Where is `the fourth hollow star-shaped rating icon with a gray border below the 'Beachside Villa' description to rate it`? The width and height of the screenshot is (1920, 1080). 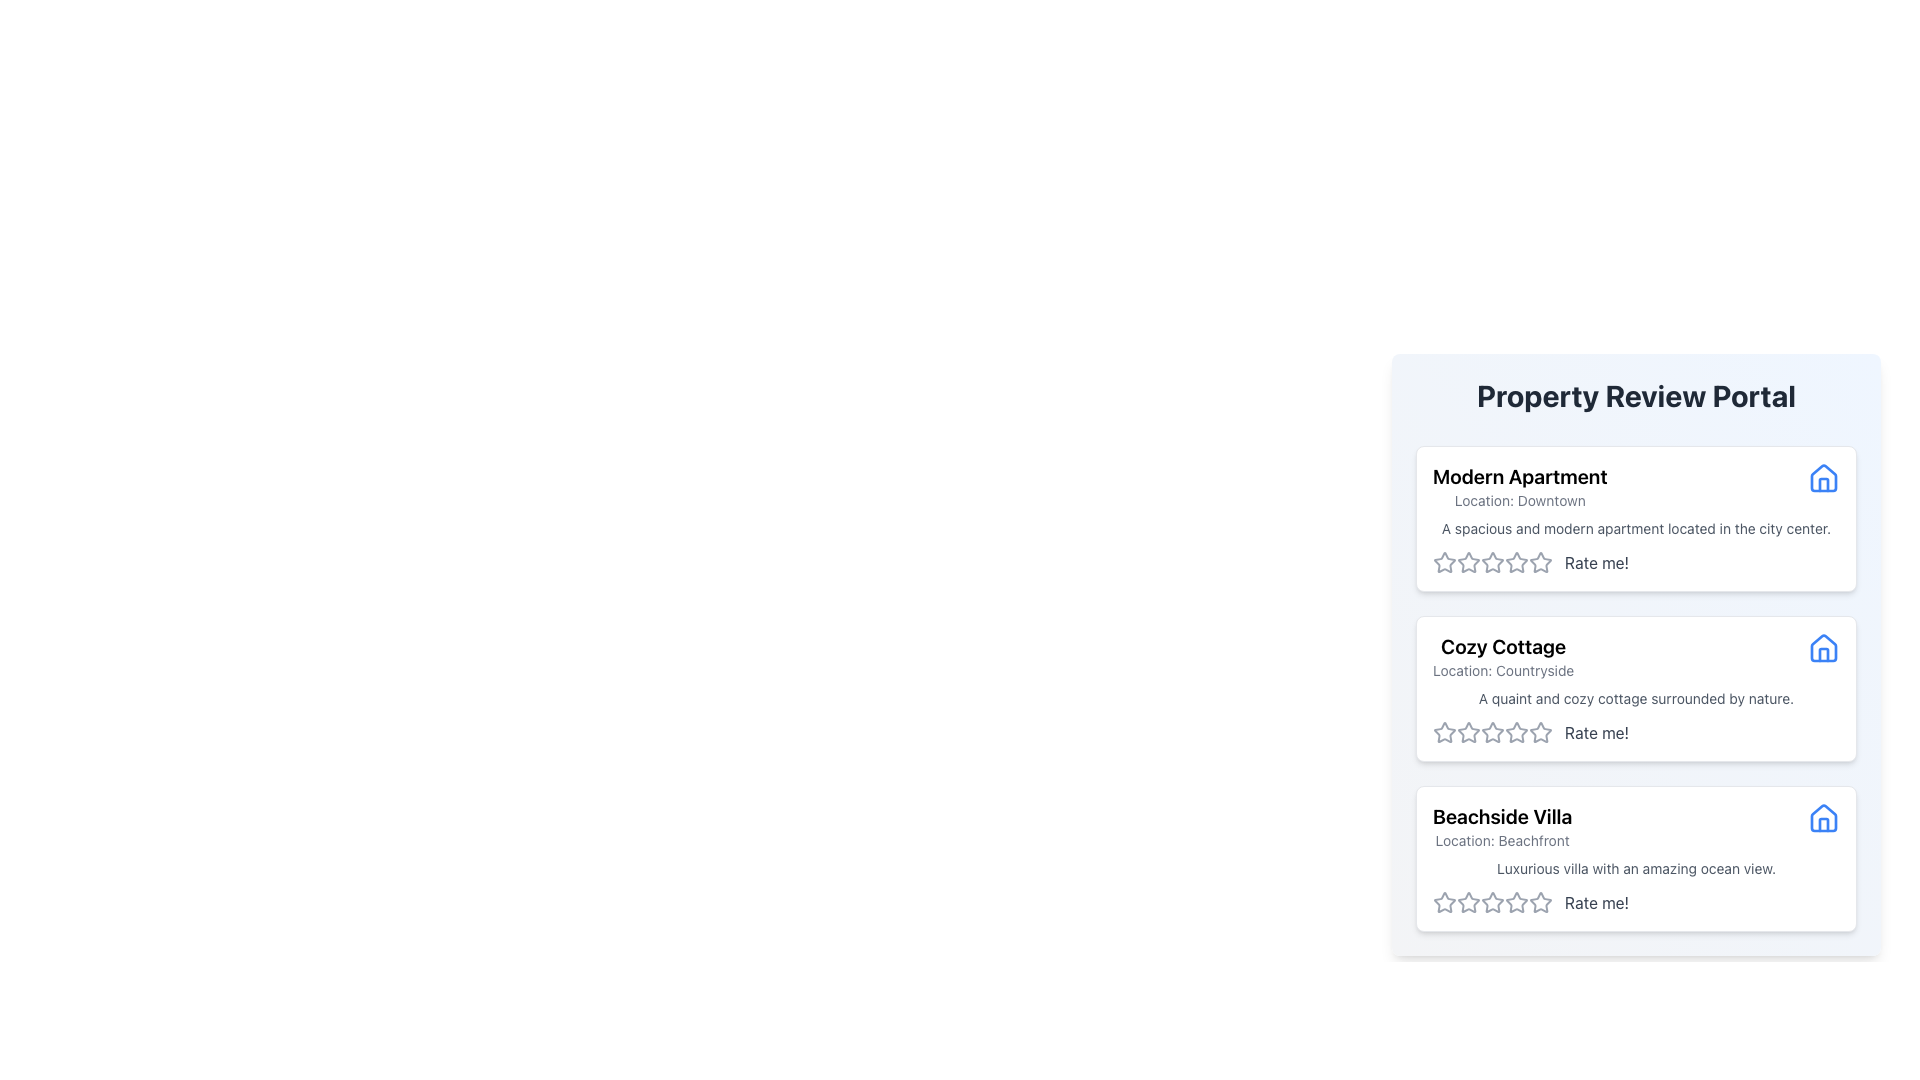 the fourth hollow star-shaped rating icon with a gray border below the 'Beachside Villa' description to rate it is located at coordinates (1516, 902).